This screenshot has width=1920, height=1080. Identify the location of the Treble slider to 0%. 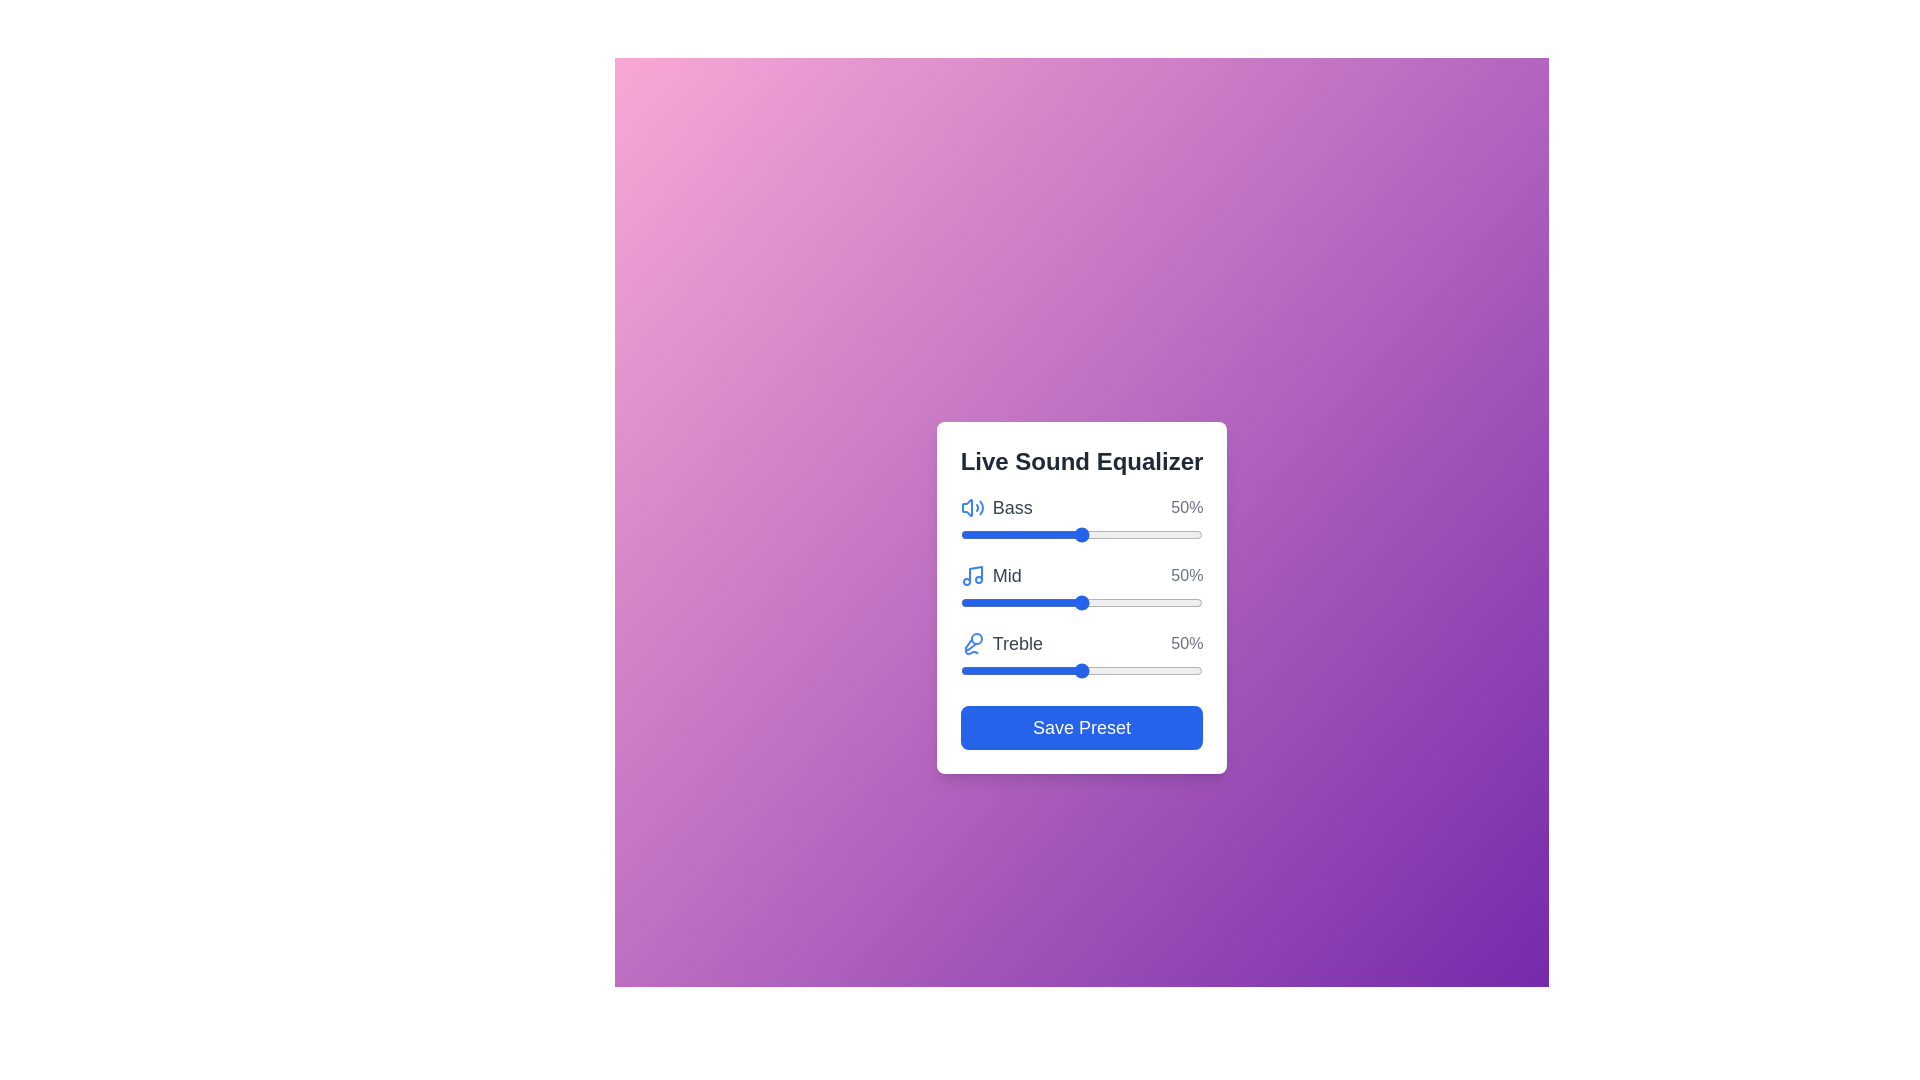
(960, 671).